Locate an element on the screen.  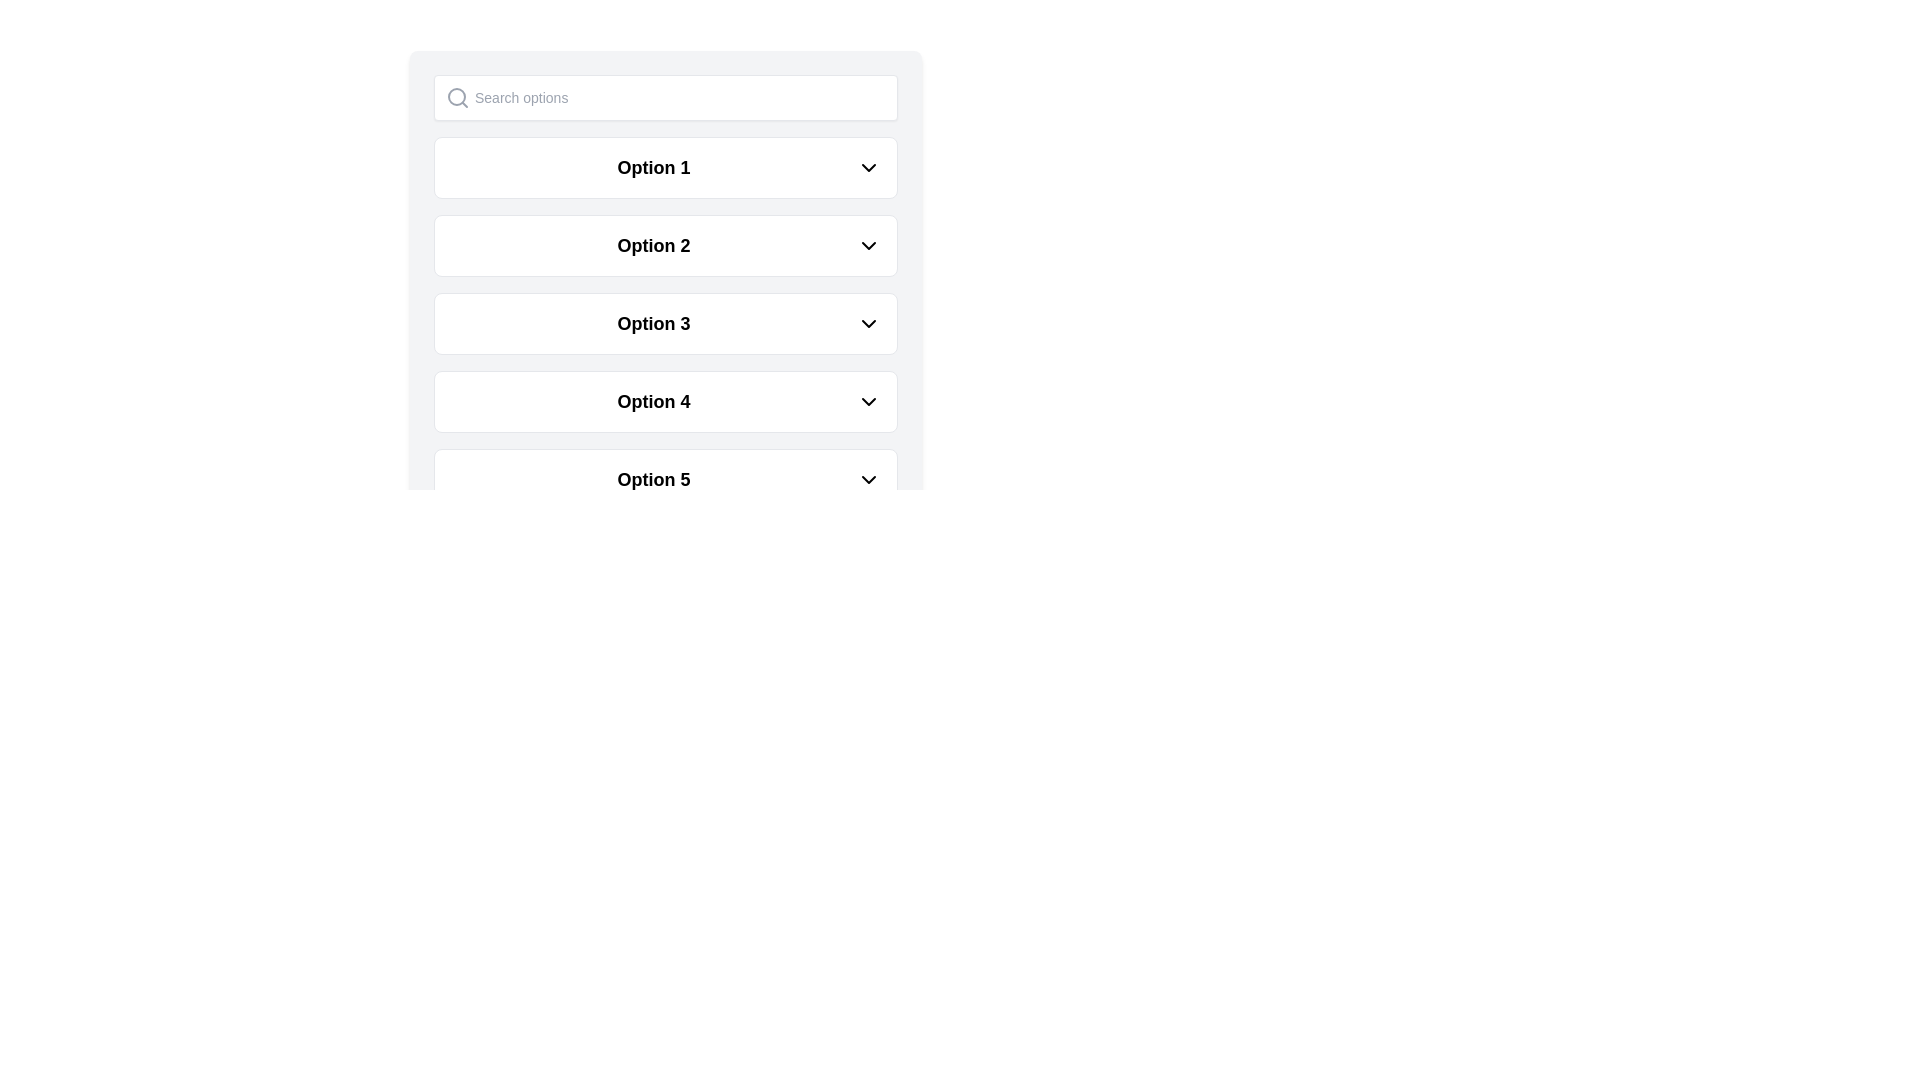
the gray magnifying glass icon located on the left side of the search bar, represented in a line art style, with a circular shape and a diagonal handle is located at coordinates (456, 97).